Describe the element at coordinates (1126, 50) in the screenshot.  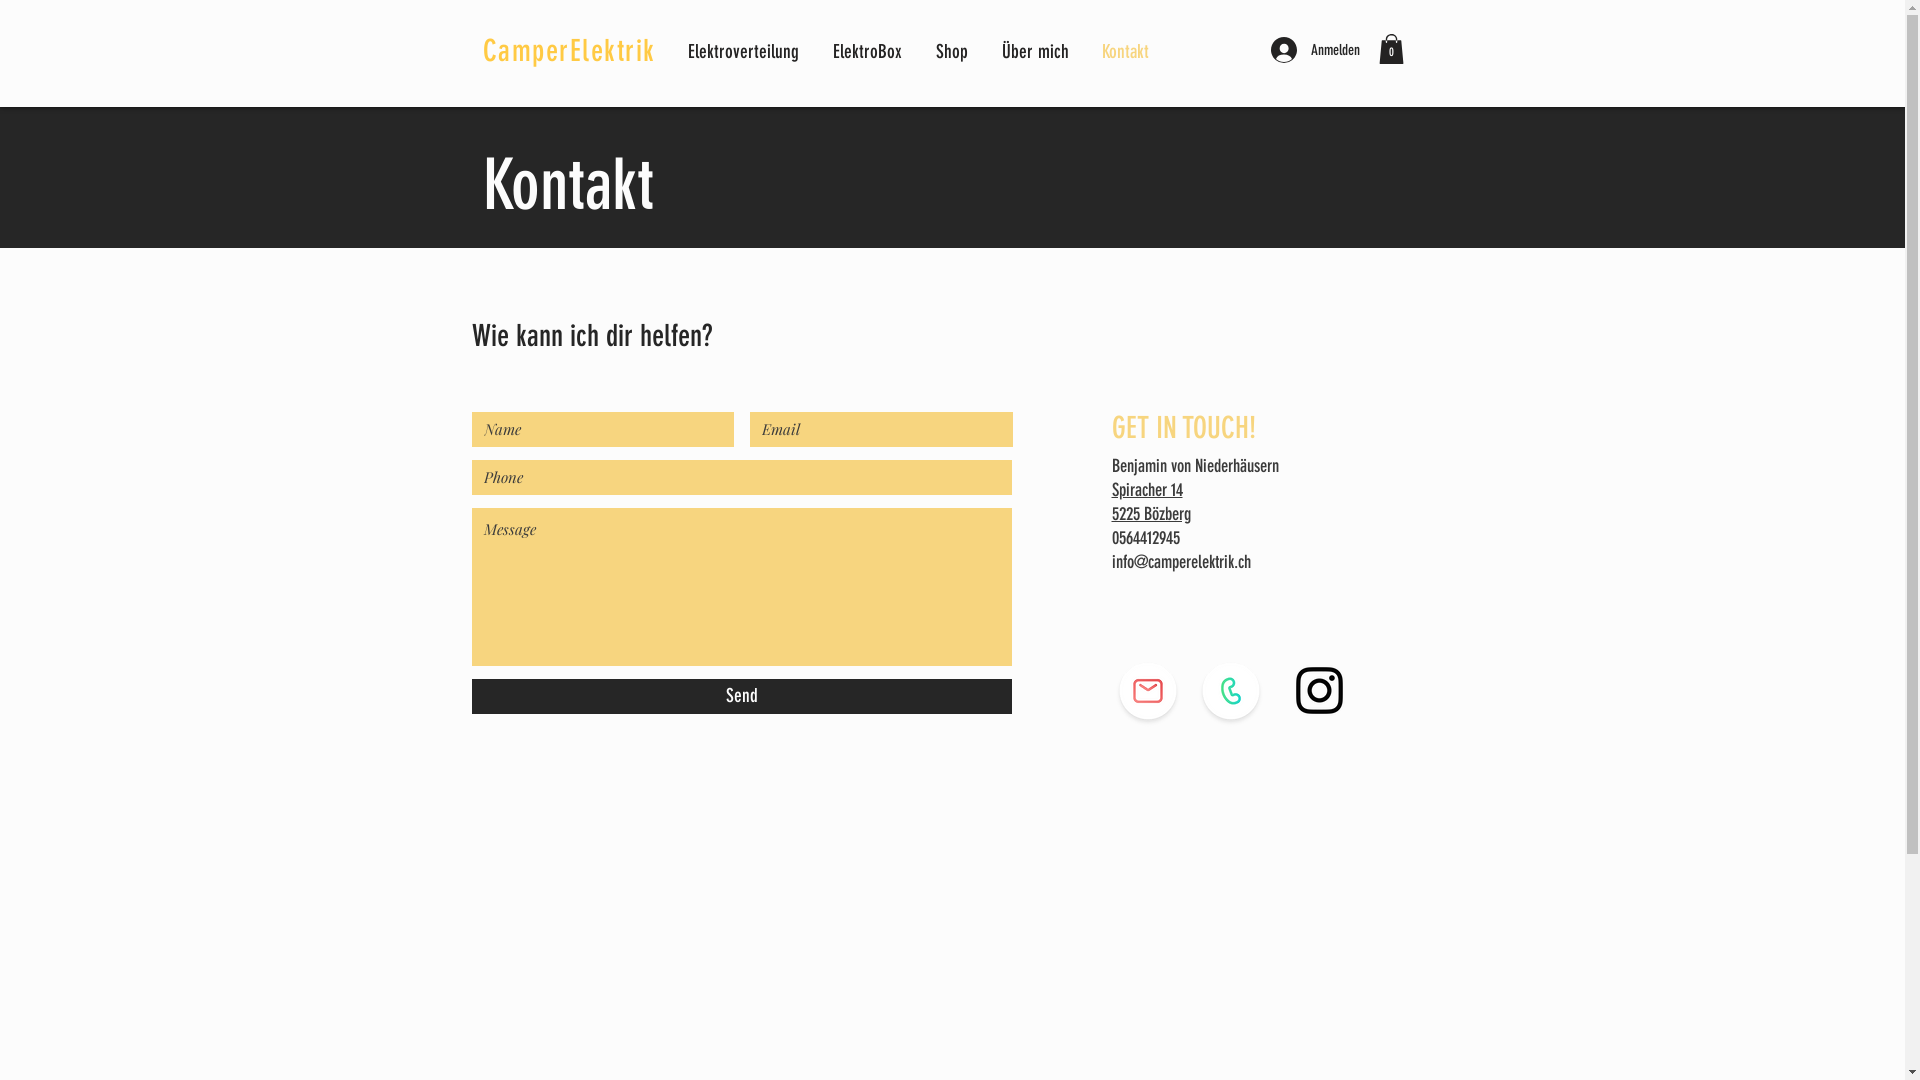
I see `'Kontakt'` at that location.